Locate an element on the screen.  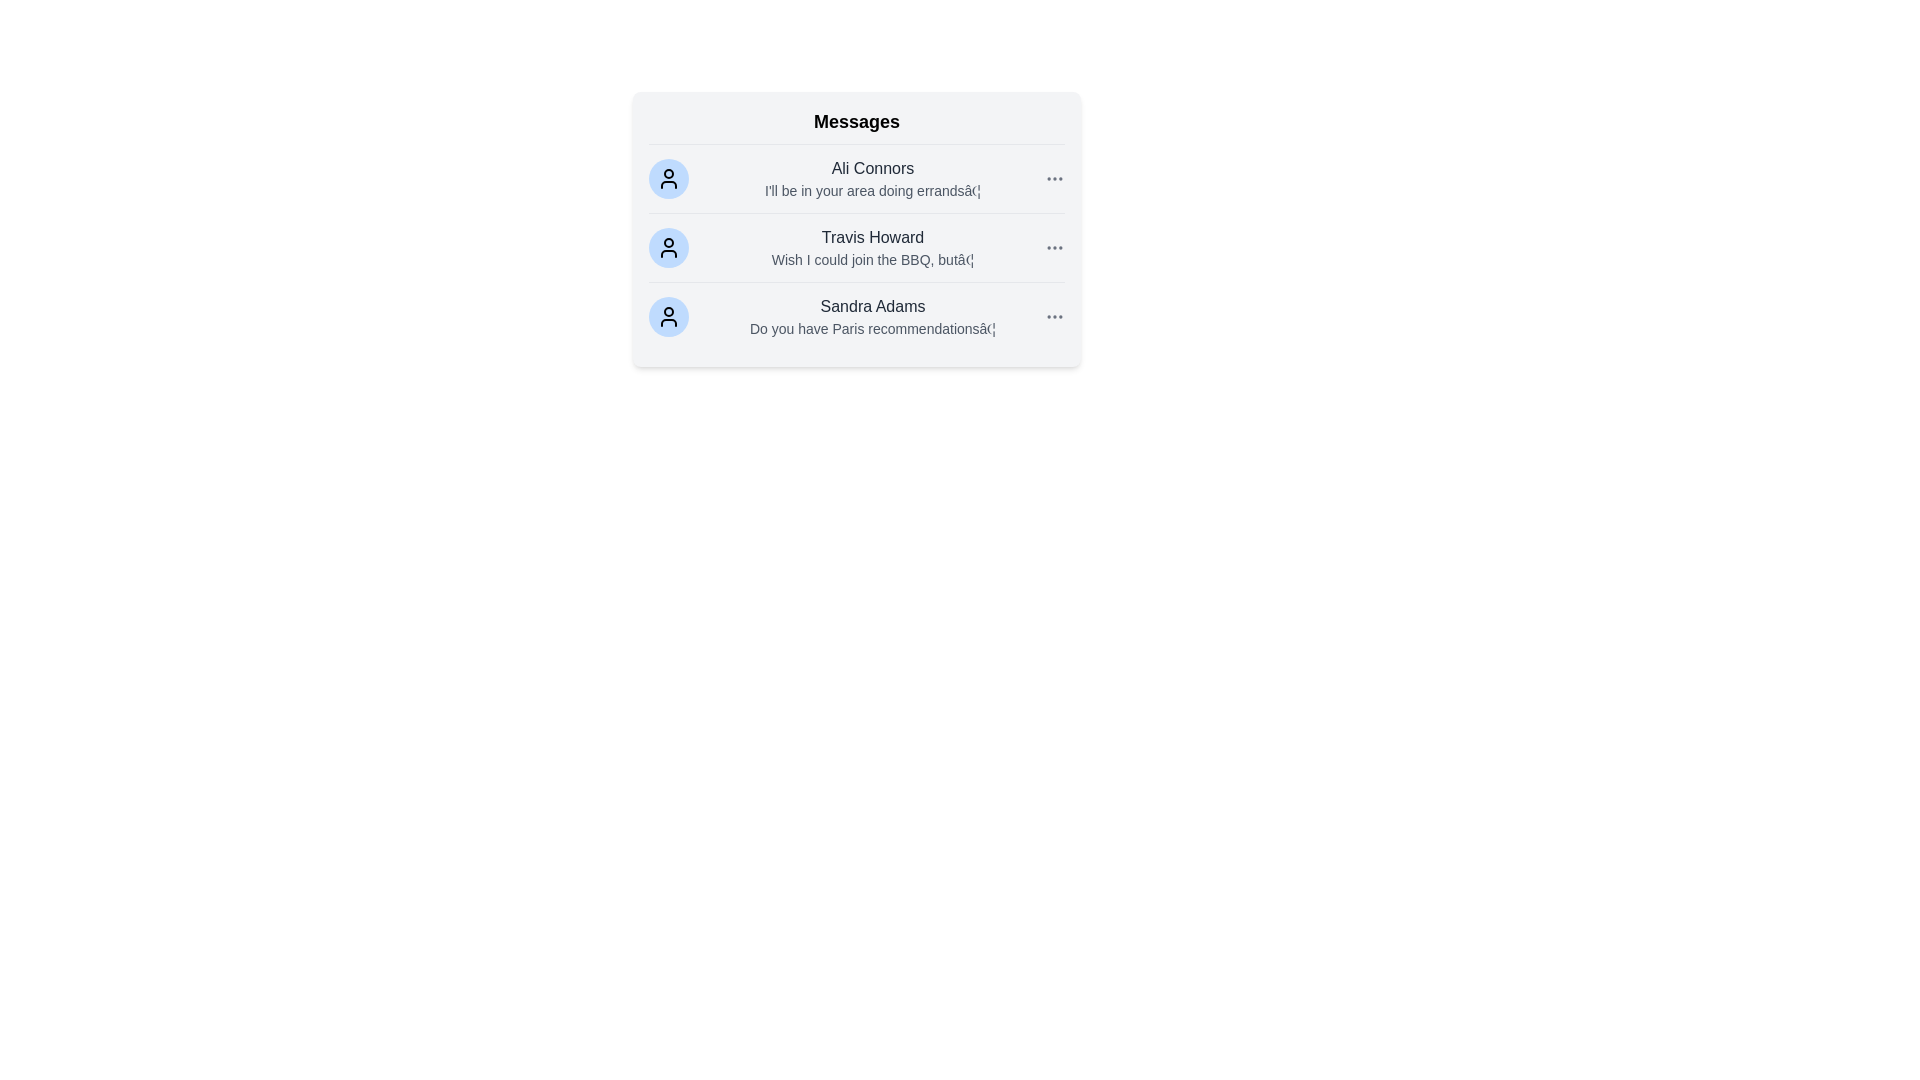
the icon located in the second row of the list, directly to the left of the text 'Travis Howard', which serves as a visual identifier for the user associated with the corresponding message is located at coordinates (668, 246).